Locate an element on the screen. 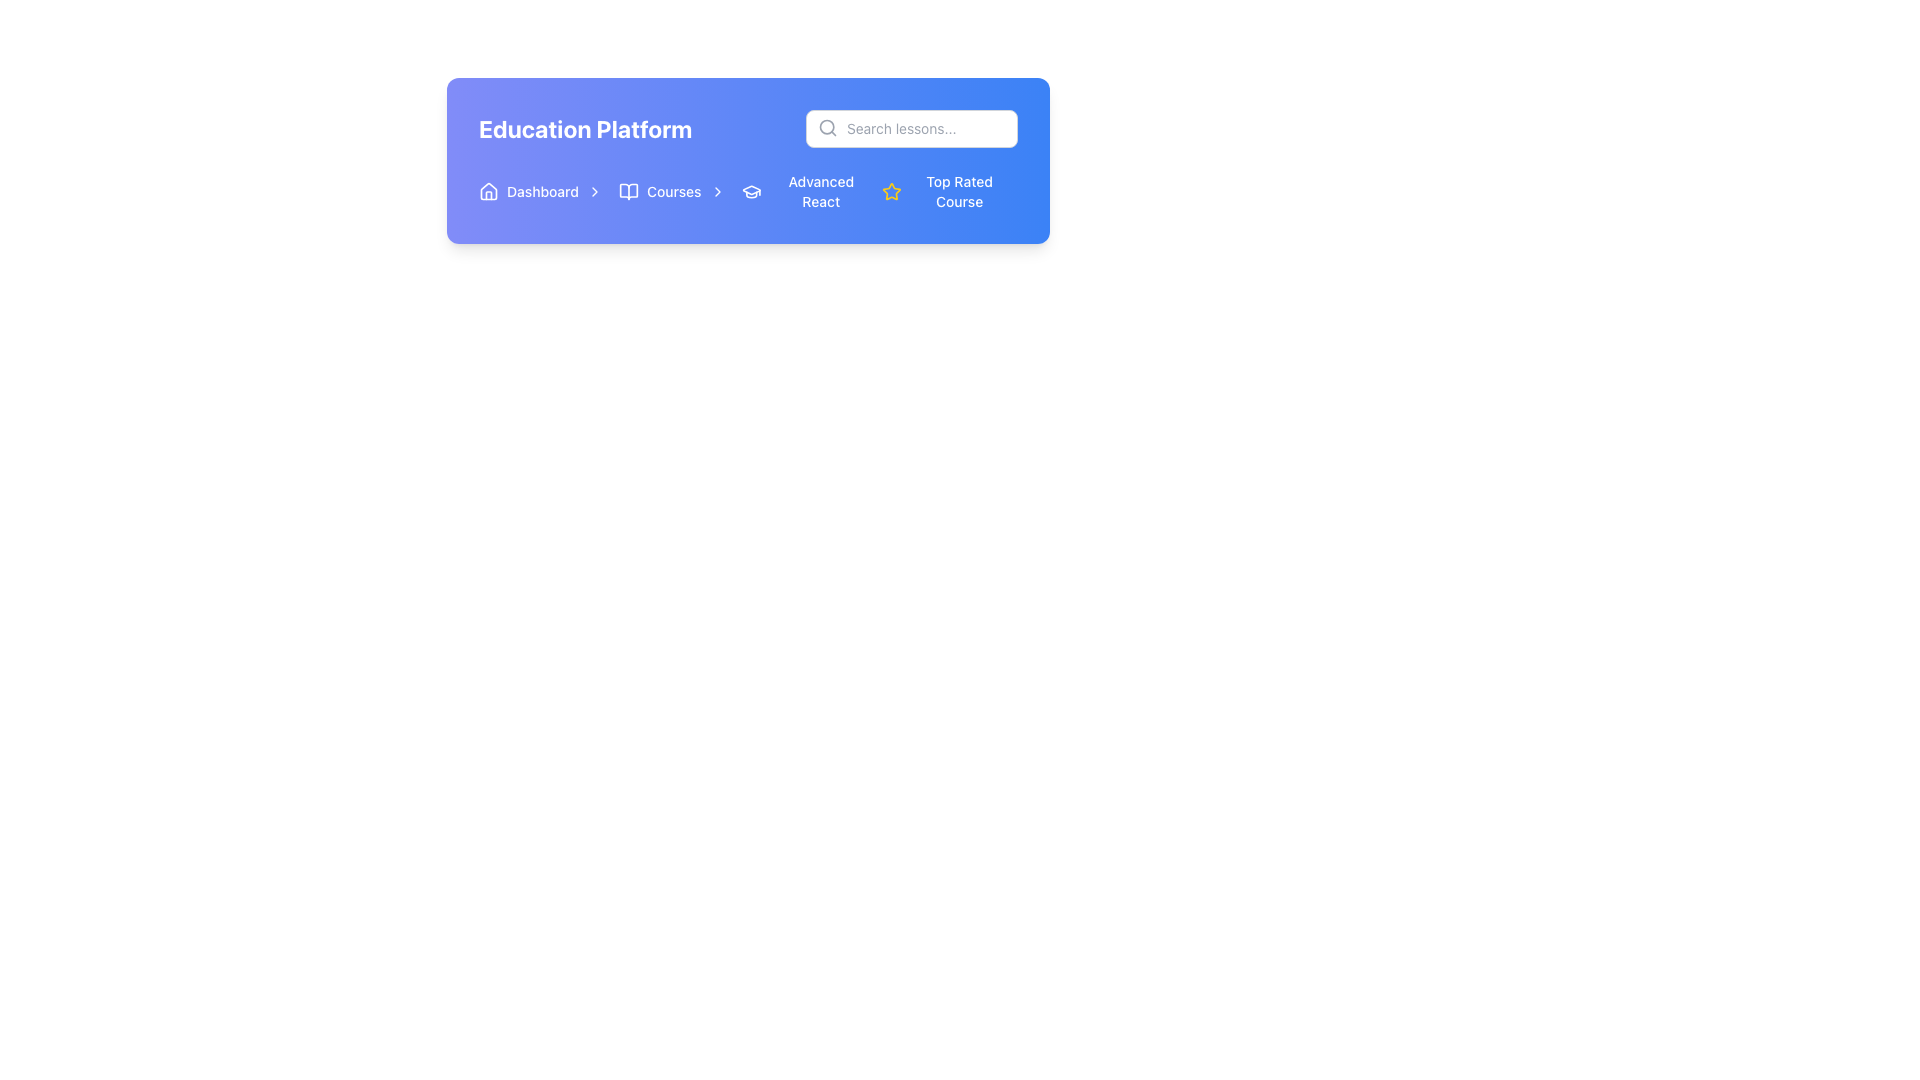  the breadcrumb navigation component located below the 'Education Platform' heading is located at coordinates (676, 192).